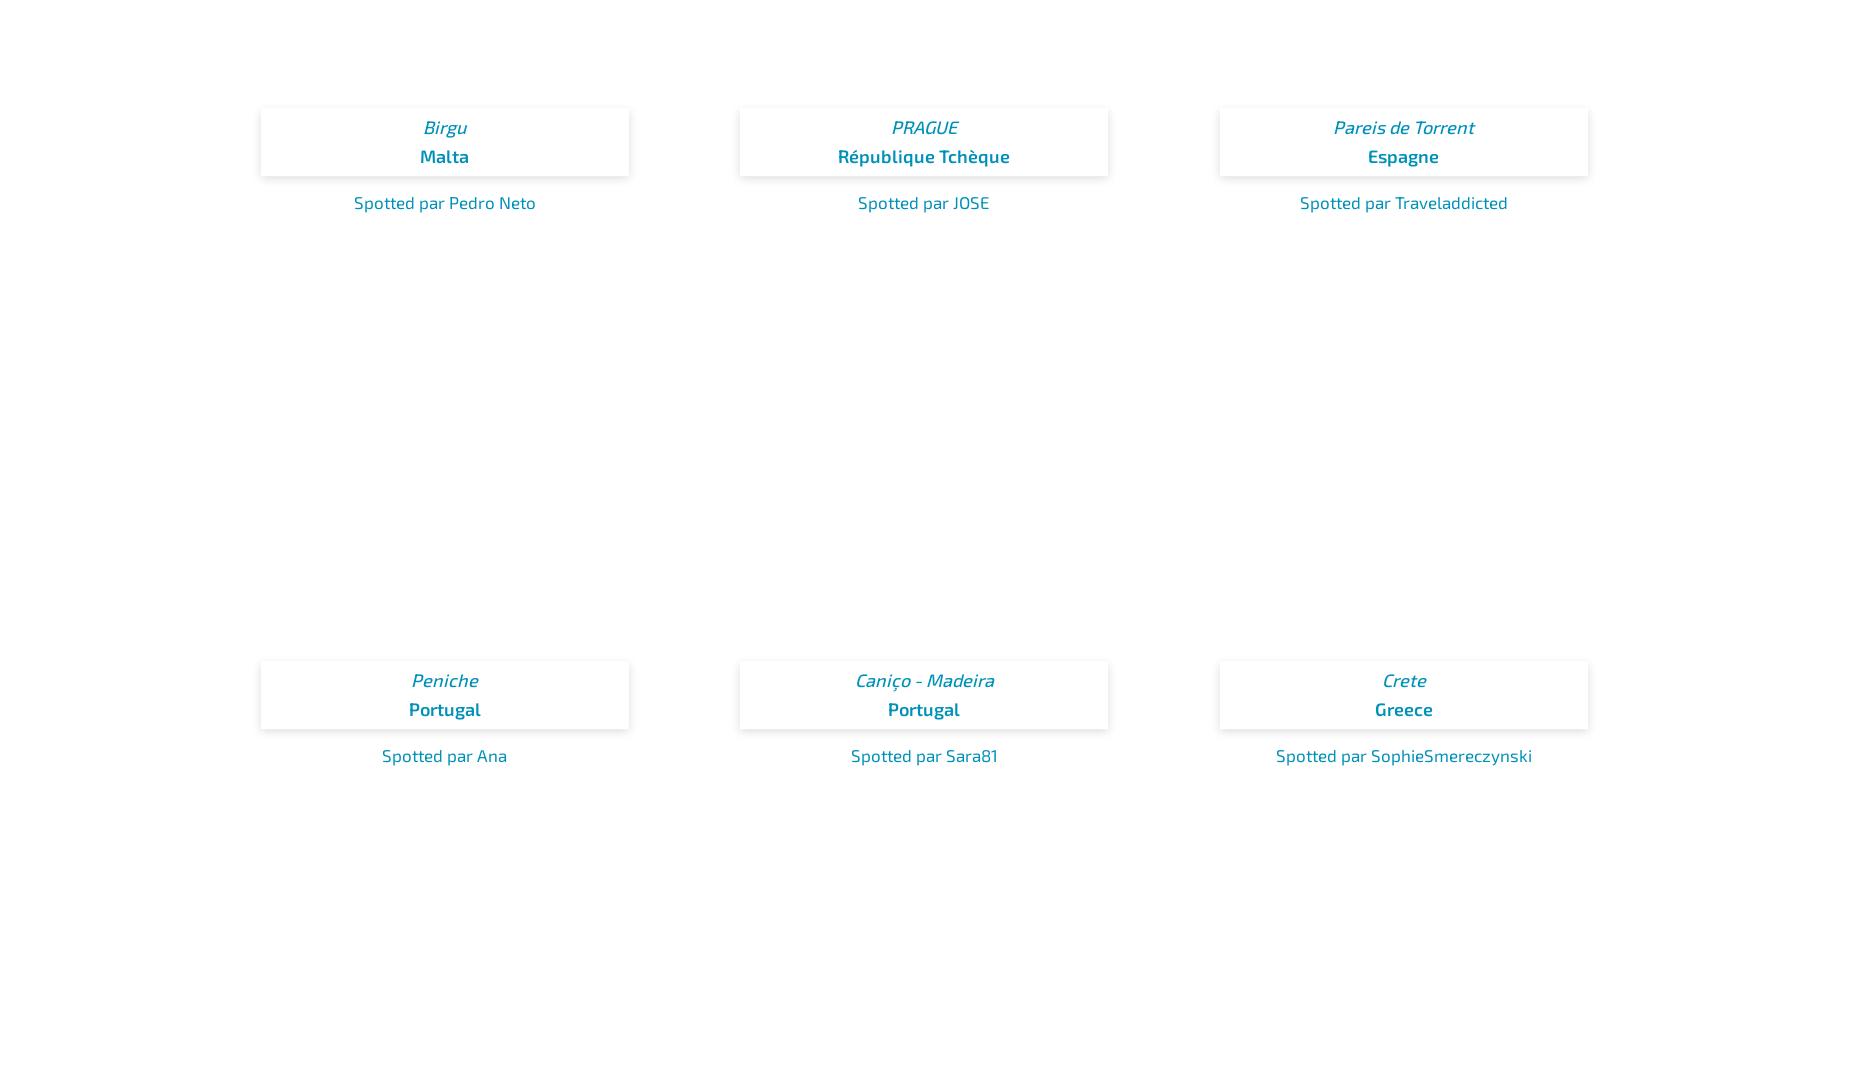 The width and height of the screenshot is (1850, 1074). What do you see at coordinates (443, 201) in the screenshot?
I see `'Spotted par Pedro Neto'` at bounding box center [443, 201].